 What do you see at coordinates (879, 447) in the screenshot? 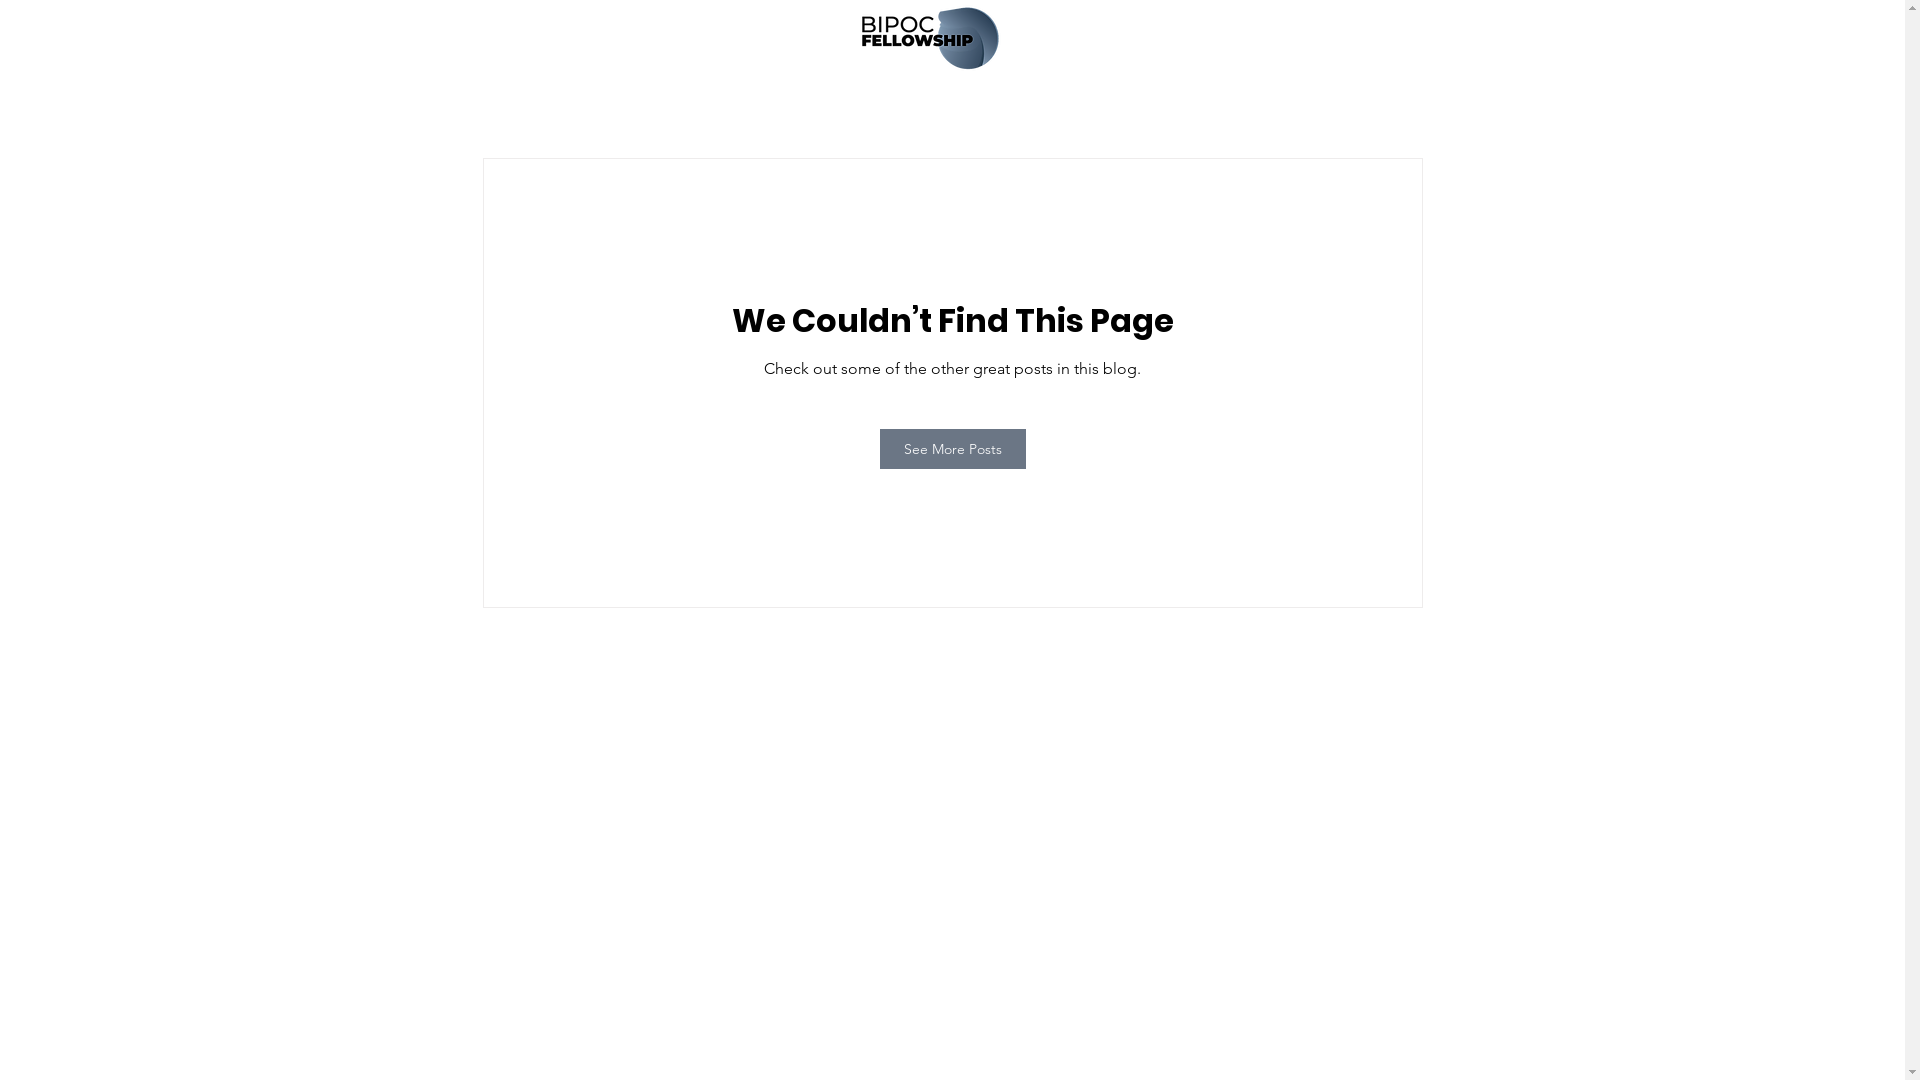
I see `'See More Posts'` at bounding box center [879, 447].